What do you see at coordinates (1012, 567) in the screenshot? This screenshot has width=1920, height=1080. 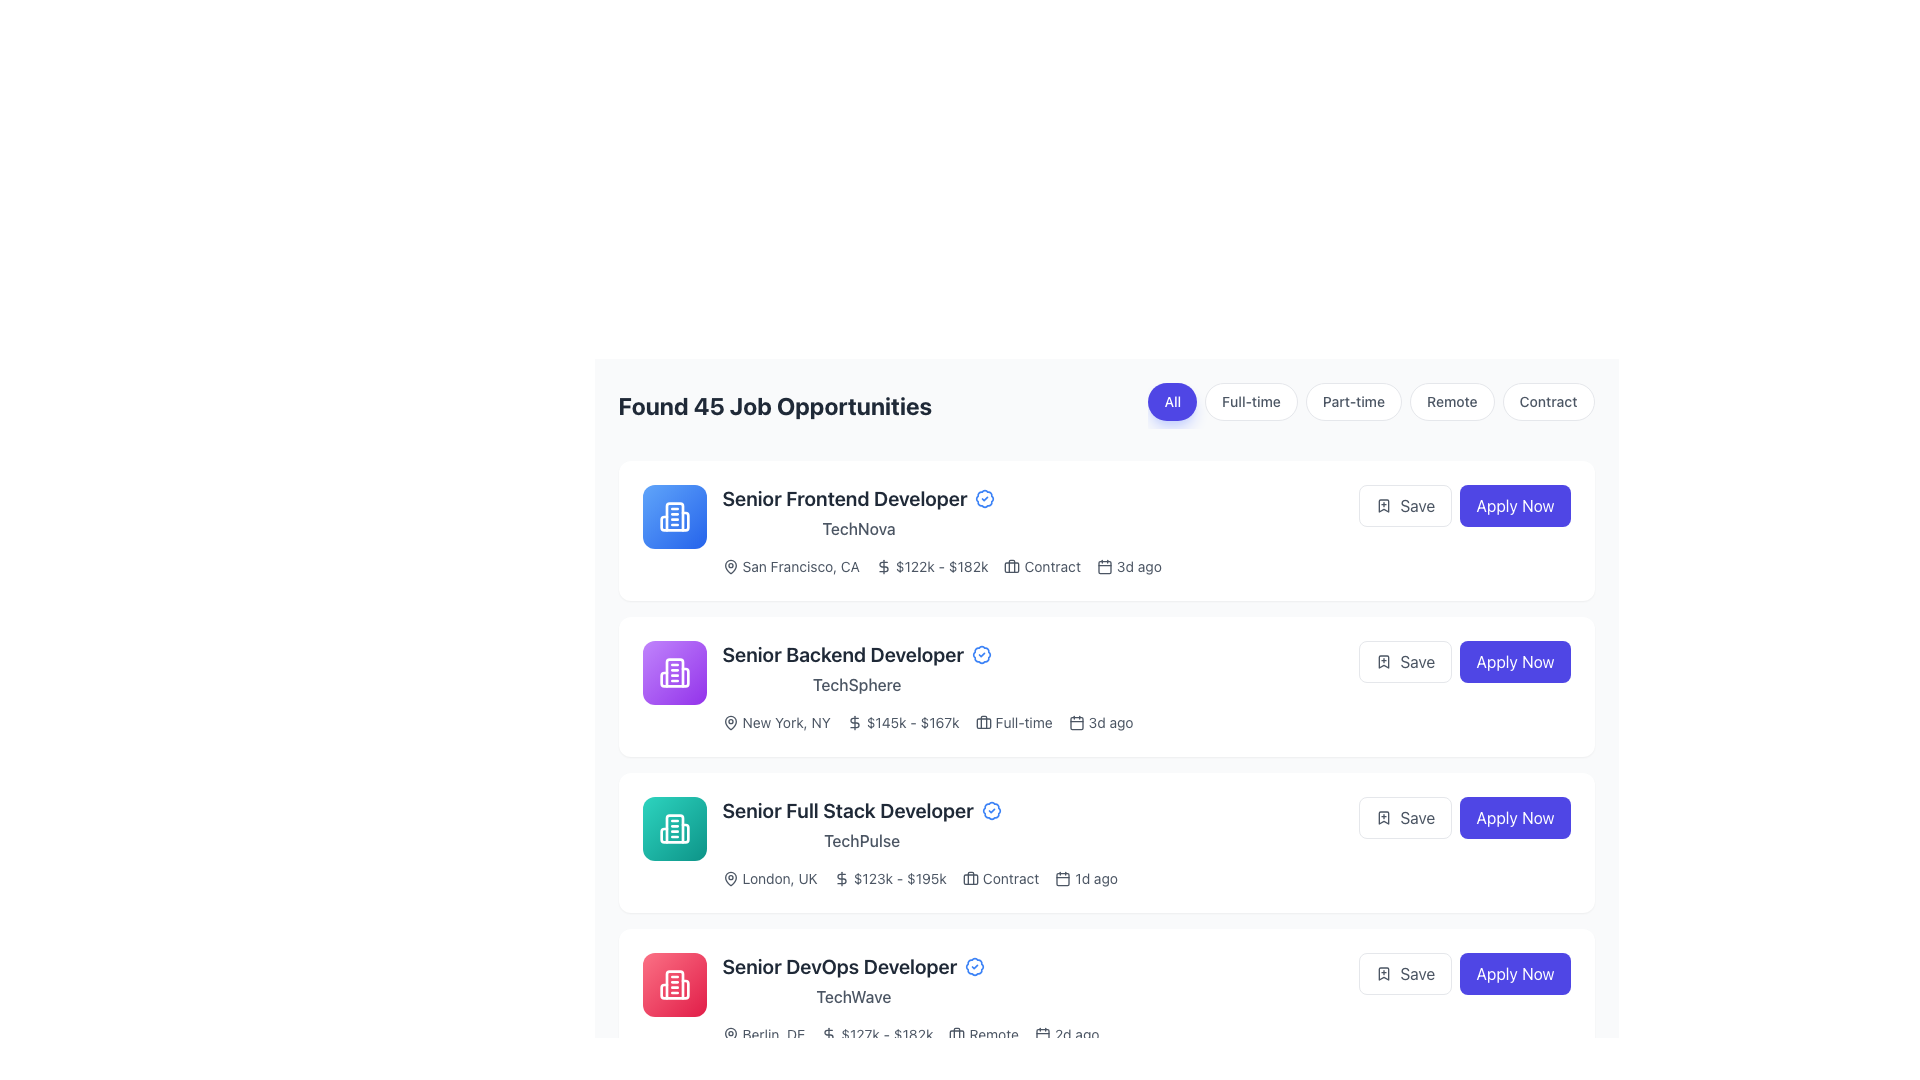 I see `the briefcase icon that represents contracts within the job listing, located to the left of the text 'Contract' in the job opportunity listing card` at bounding box center [1012, 567].